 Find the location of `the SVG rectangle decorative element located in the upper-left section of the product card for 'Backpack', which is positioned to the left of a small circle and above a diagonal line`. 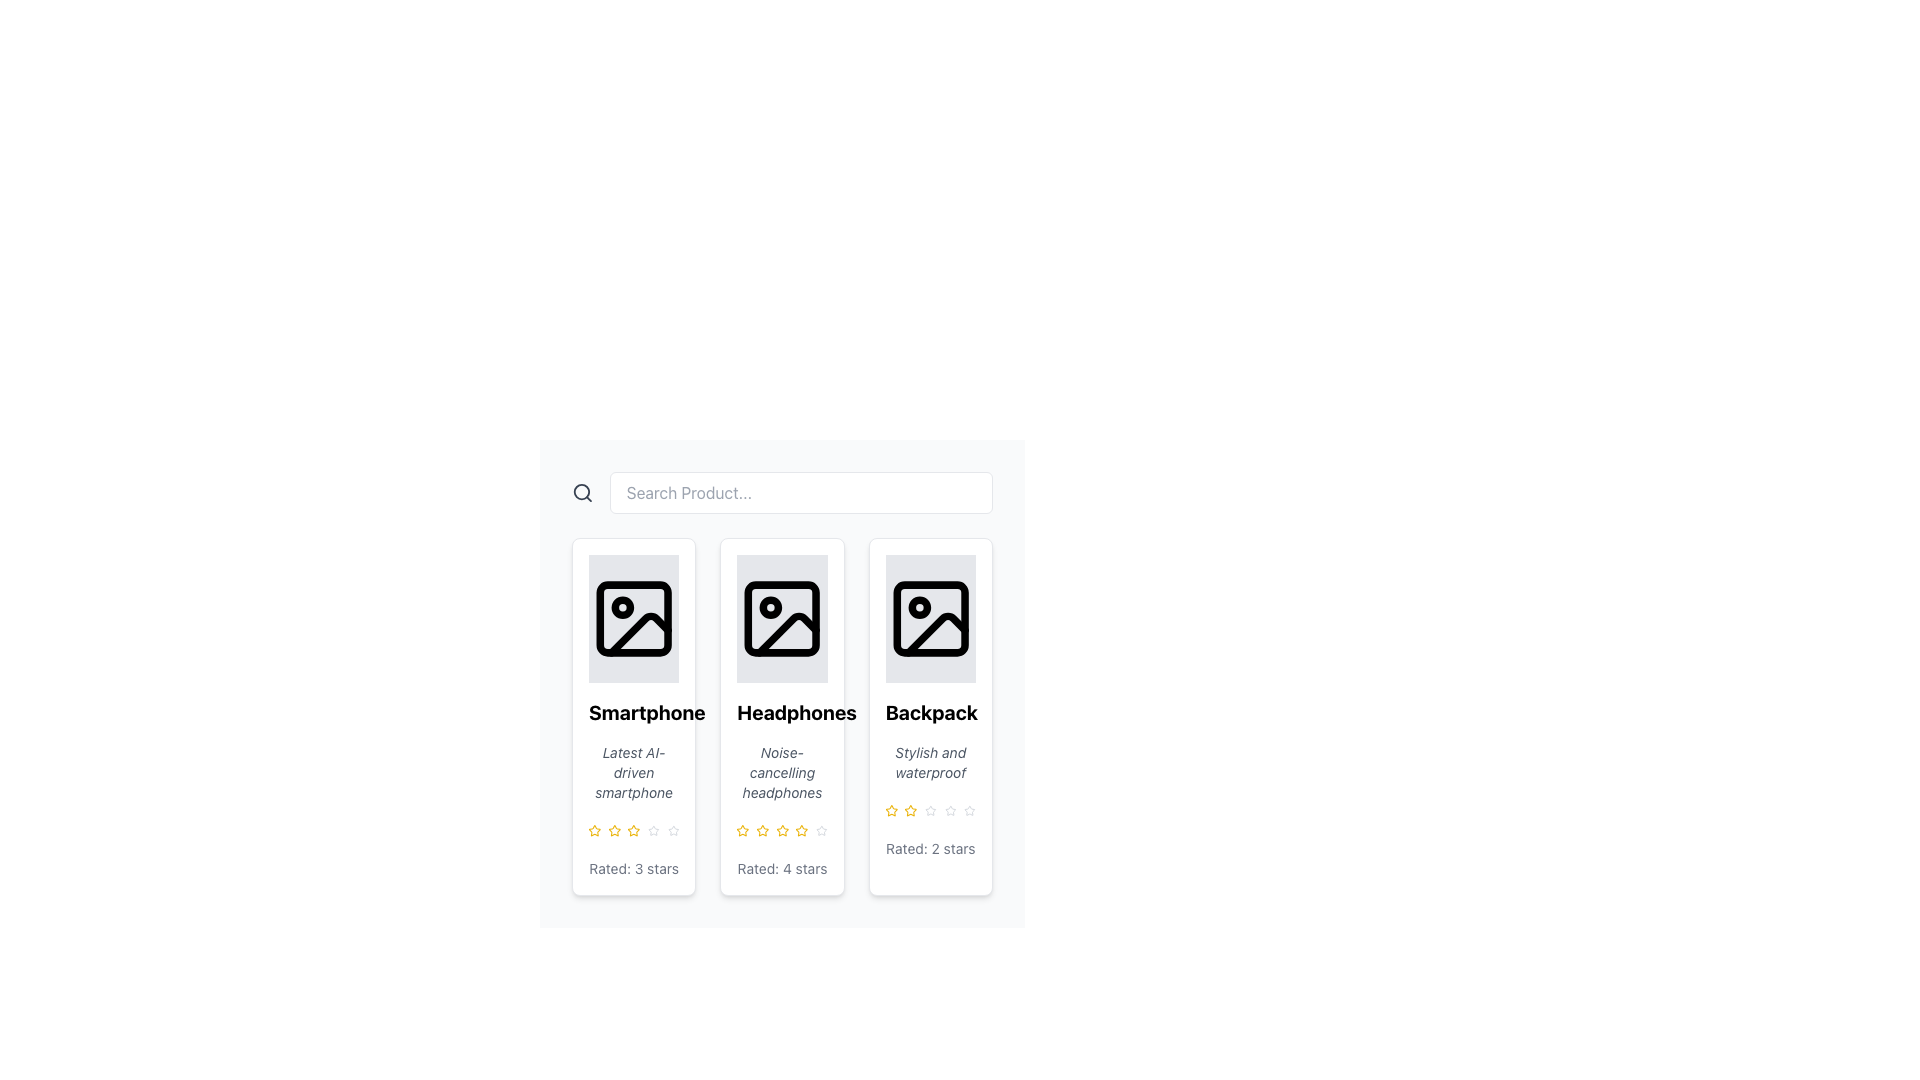

the SVG rectangle decorative element located in the upper-left section of the product card for 'Backpack', which is positioned to the left of a small circle and above a diagonal line is located at coordinates (929, 617).